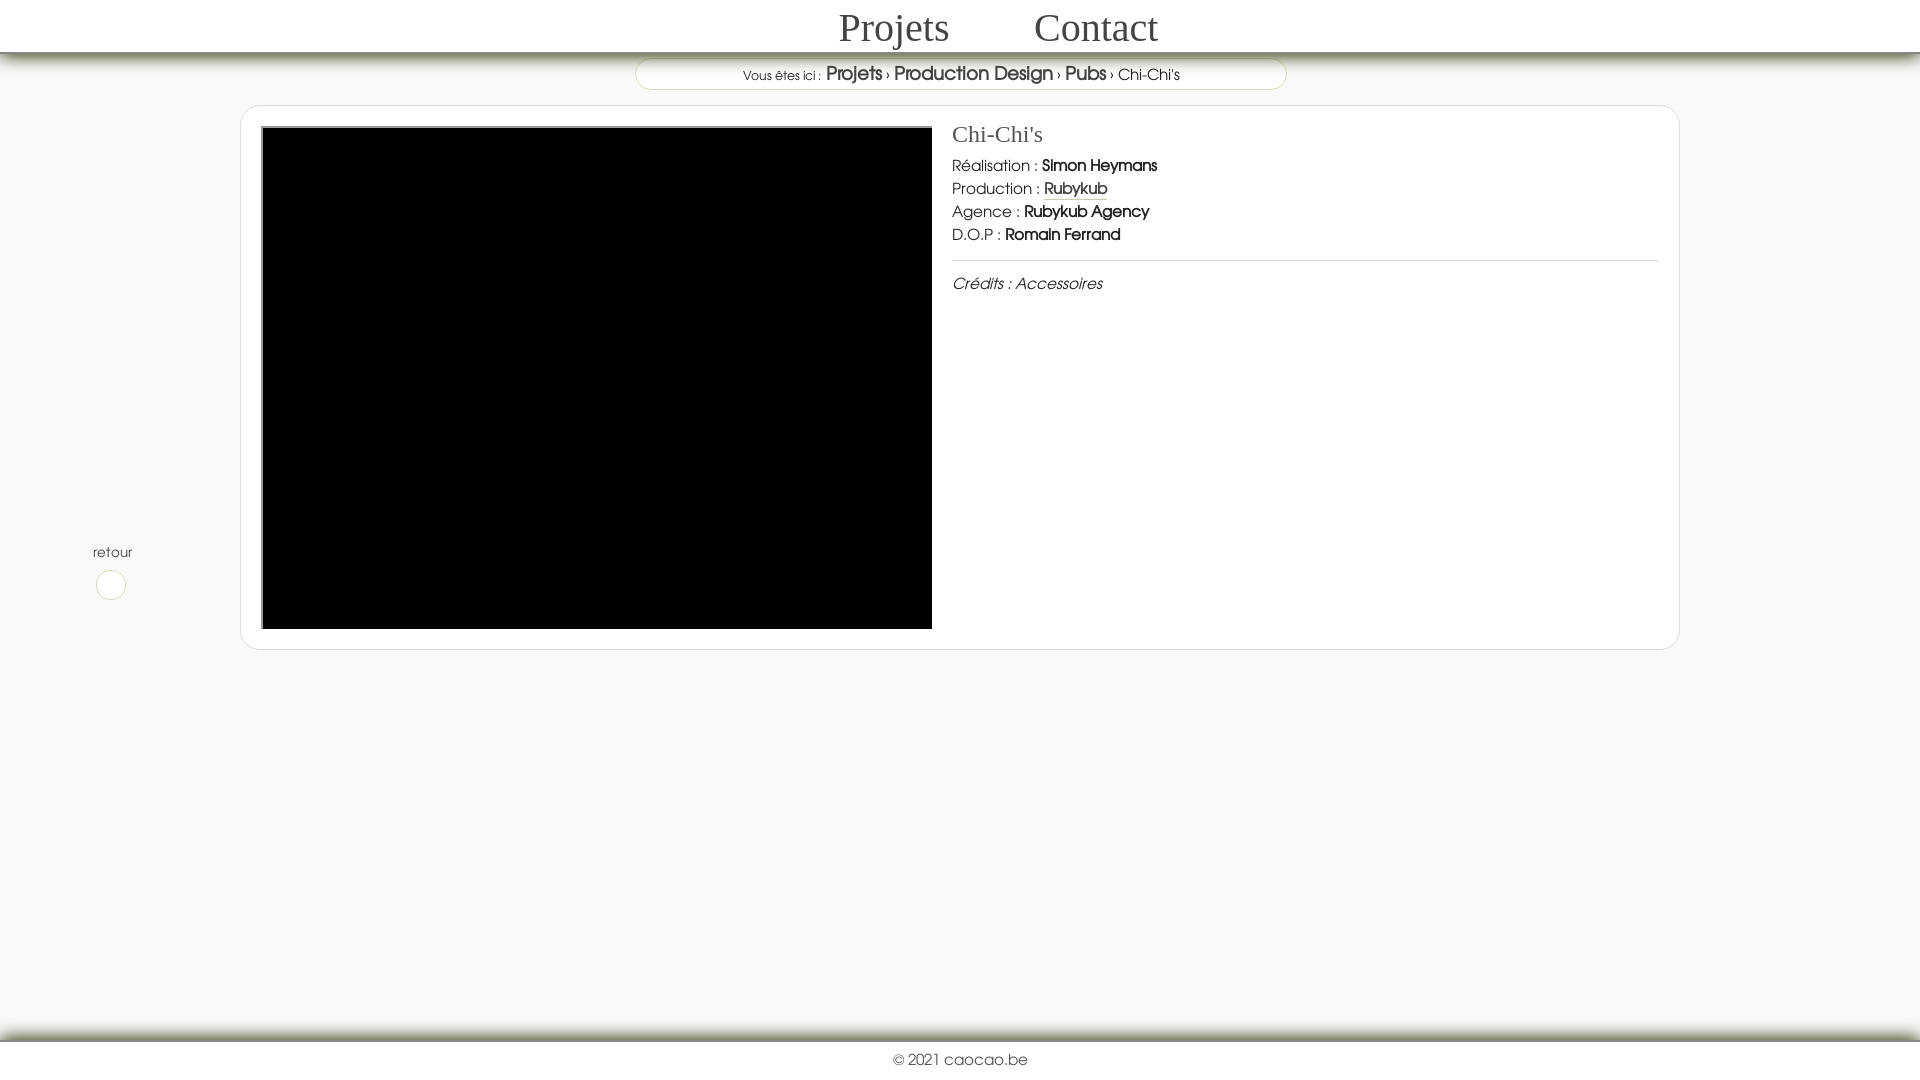  Describe the element at coordinates (1074, 188) in the screenshot. I see `'Rubykub'` at that location.